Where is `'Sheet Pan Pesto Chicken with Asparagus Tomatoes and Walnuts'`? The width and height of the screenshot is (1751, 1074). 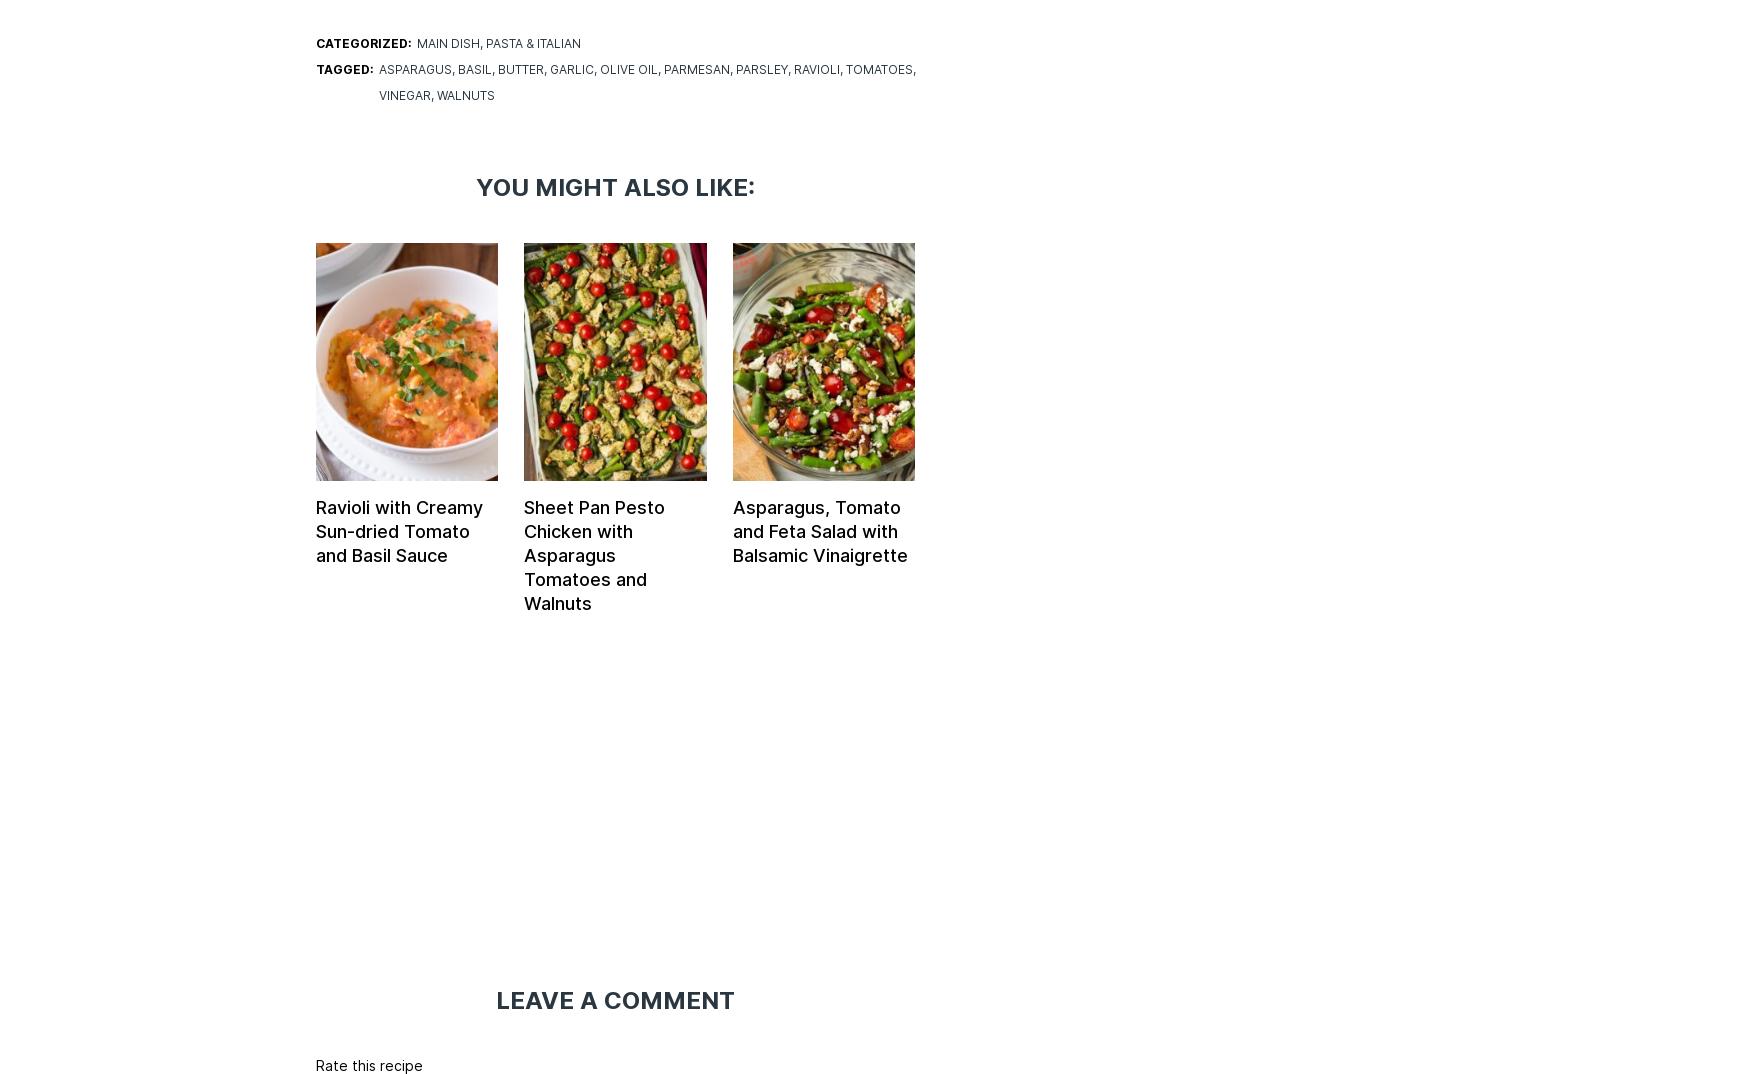 'Sheet Pan Pesto Chicken with Asparagus Tomatoes and Walnuts' is located at coordinates (594, 553).